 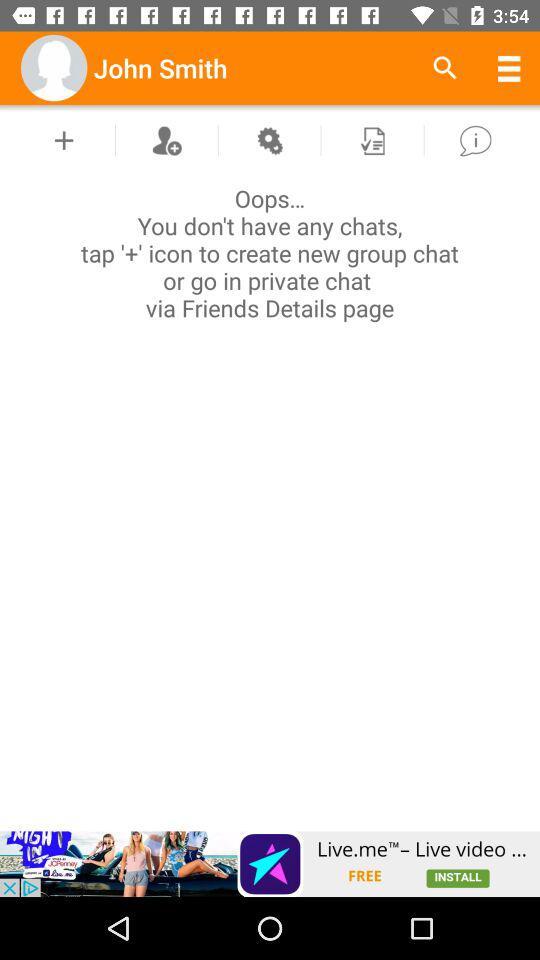 I want to click on the follow icon, so click(x=165, y=139).